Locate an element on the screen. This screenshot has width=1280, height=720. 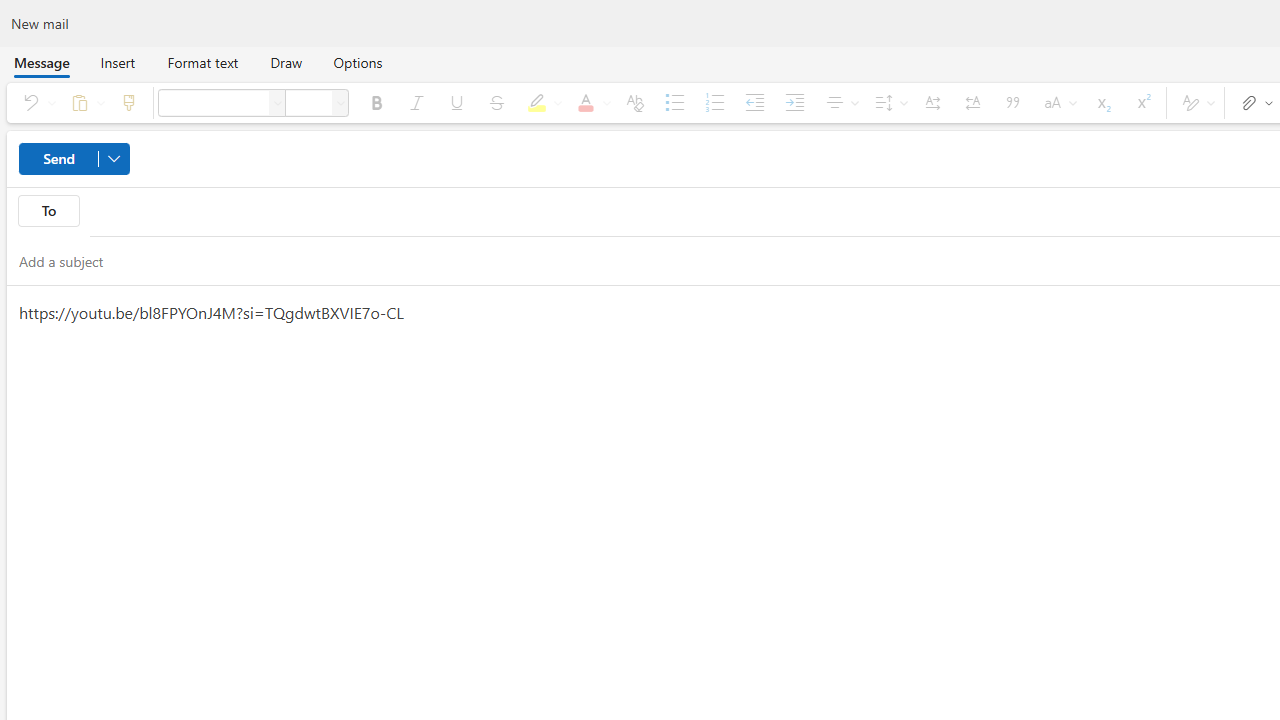
'Spacing' is located at coordinates (887, 102).